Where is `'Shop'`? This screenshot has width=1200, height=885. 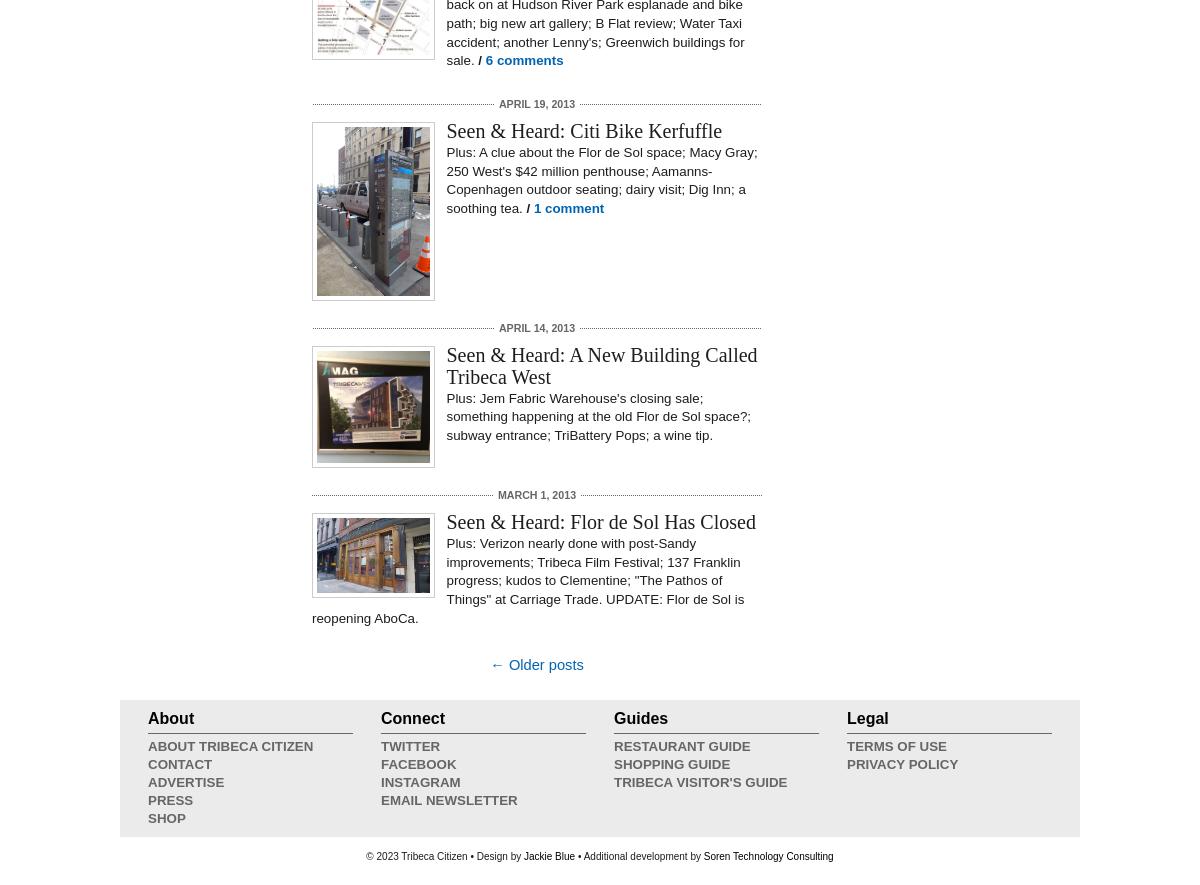
'Shop' is located at coordinates (165, 818).